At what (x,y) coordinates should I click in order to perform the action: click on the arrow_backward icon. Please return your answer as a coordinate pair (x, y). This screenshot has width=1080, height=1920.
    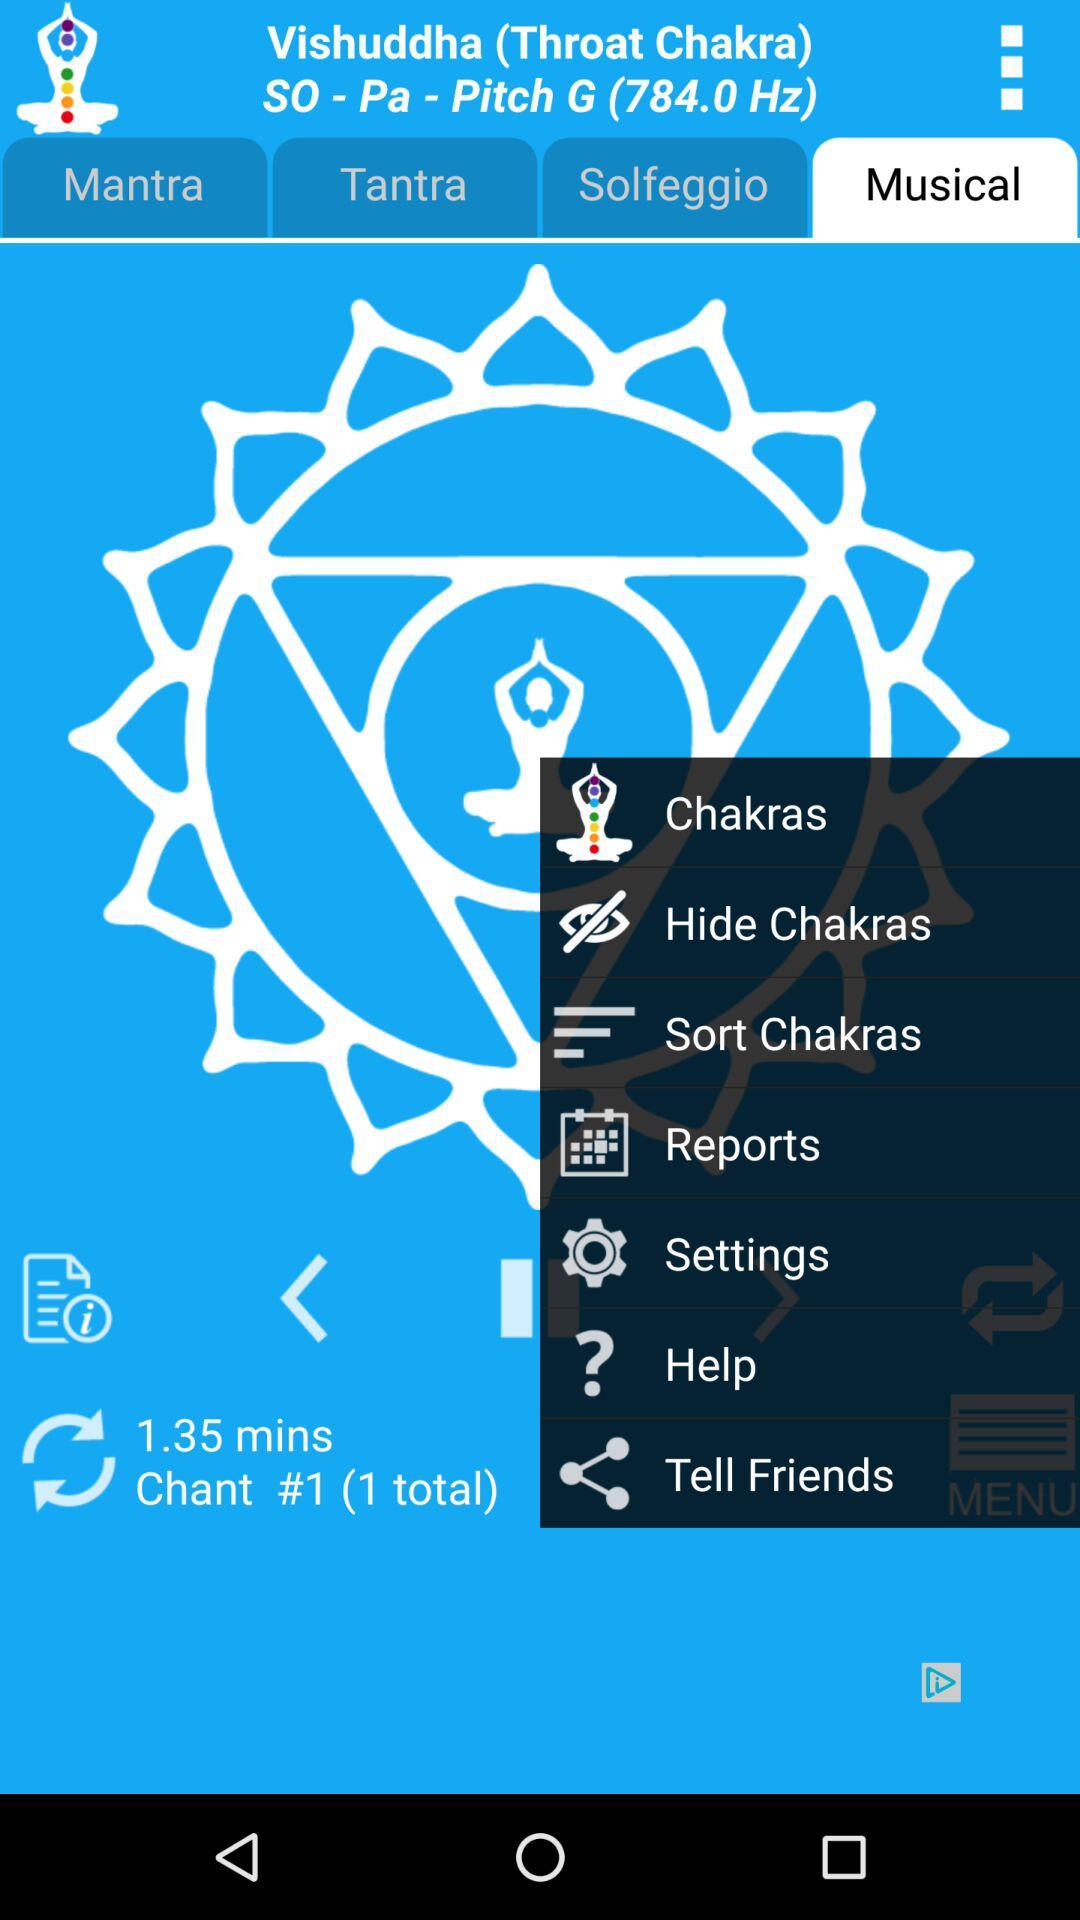
    Looking at the image, I should click on (303, 1388).